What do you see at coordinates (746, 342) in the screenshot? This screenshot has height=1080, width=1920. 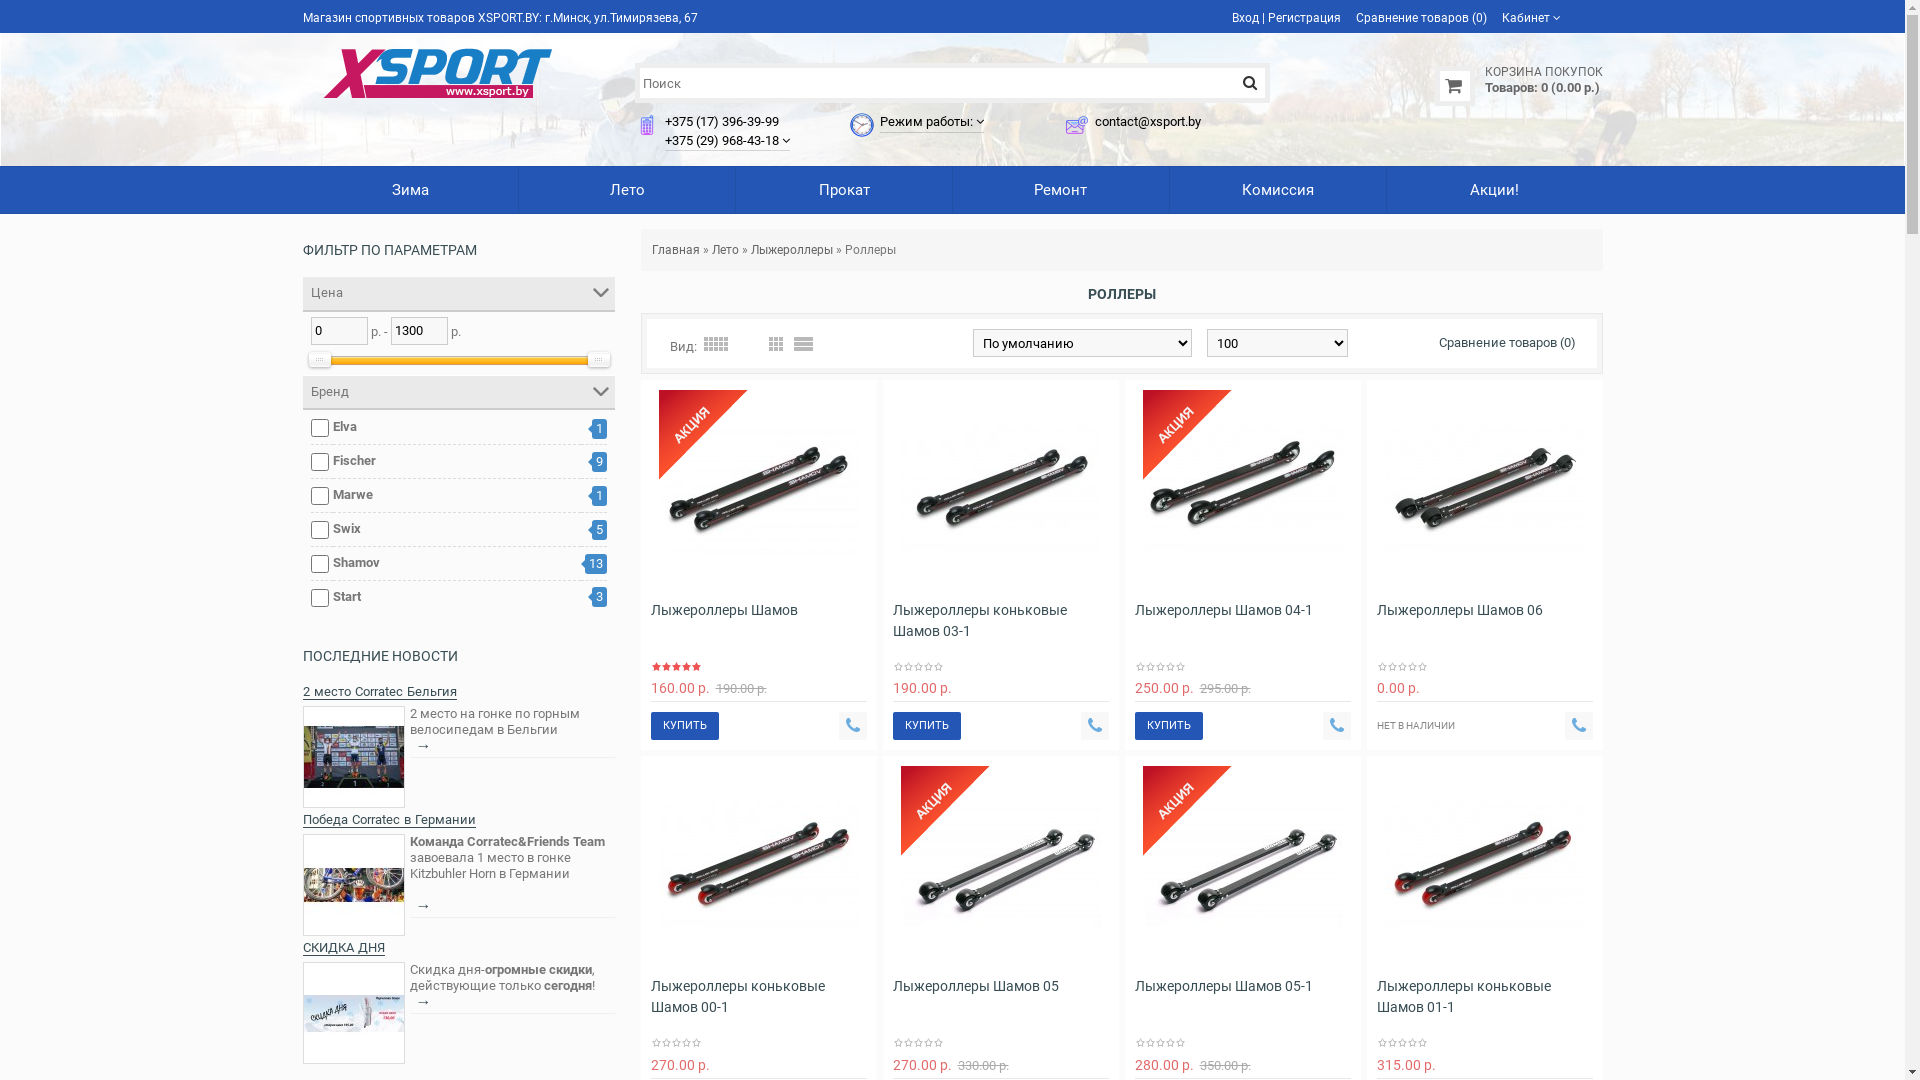 I see `'view4'` at bounding box center [746, 342].